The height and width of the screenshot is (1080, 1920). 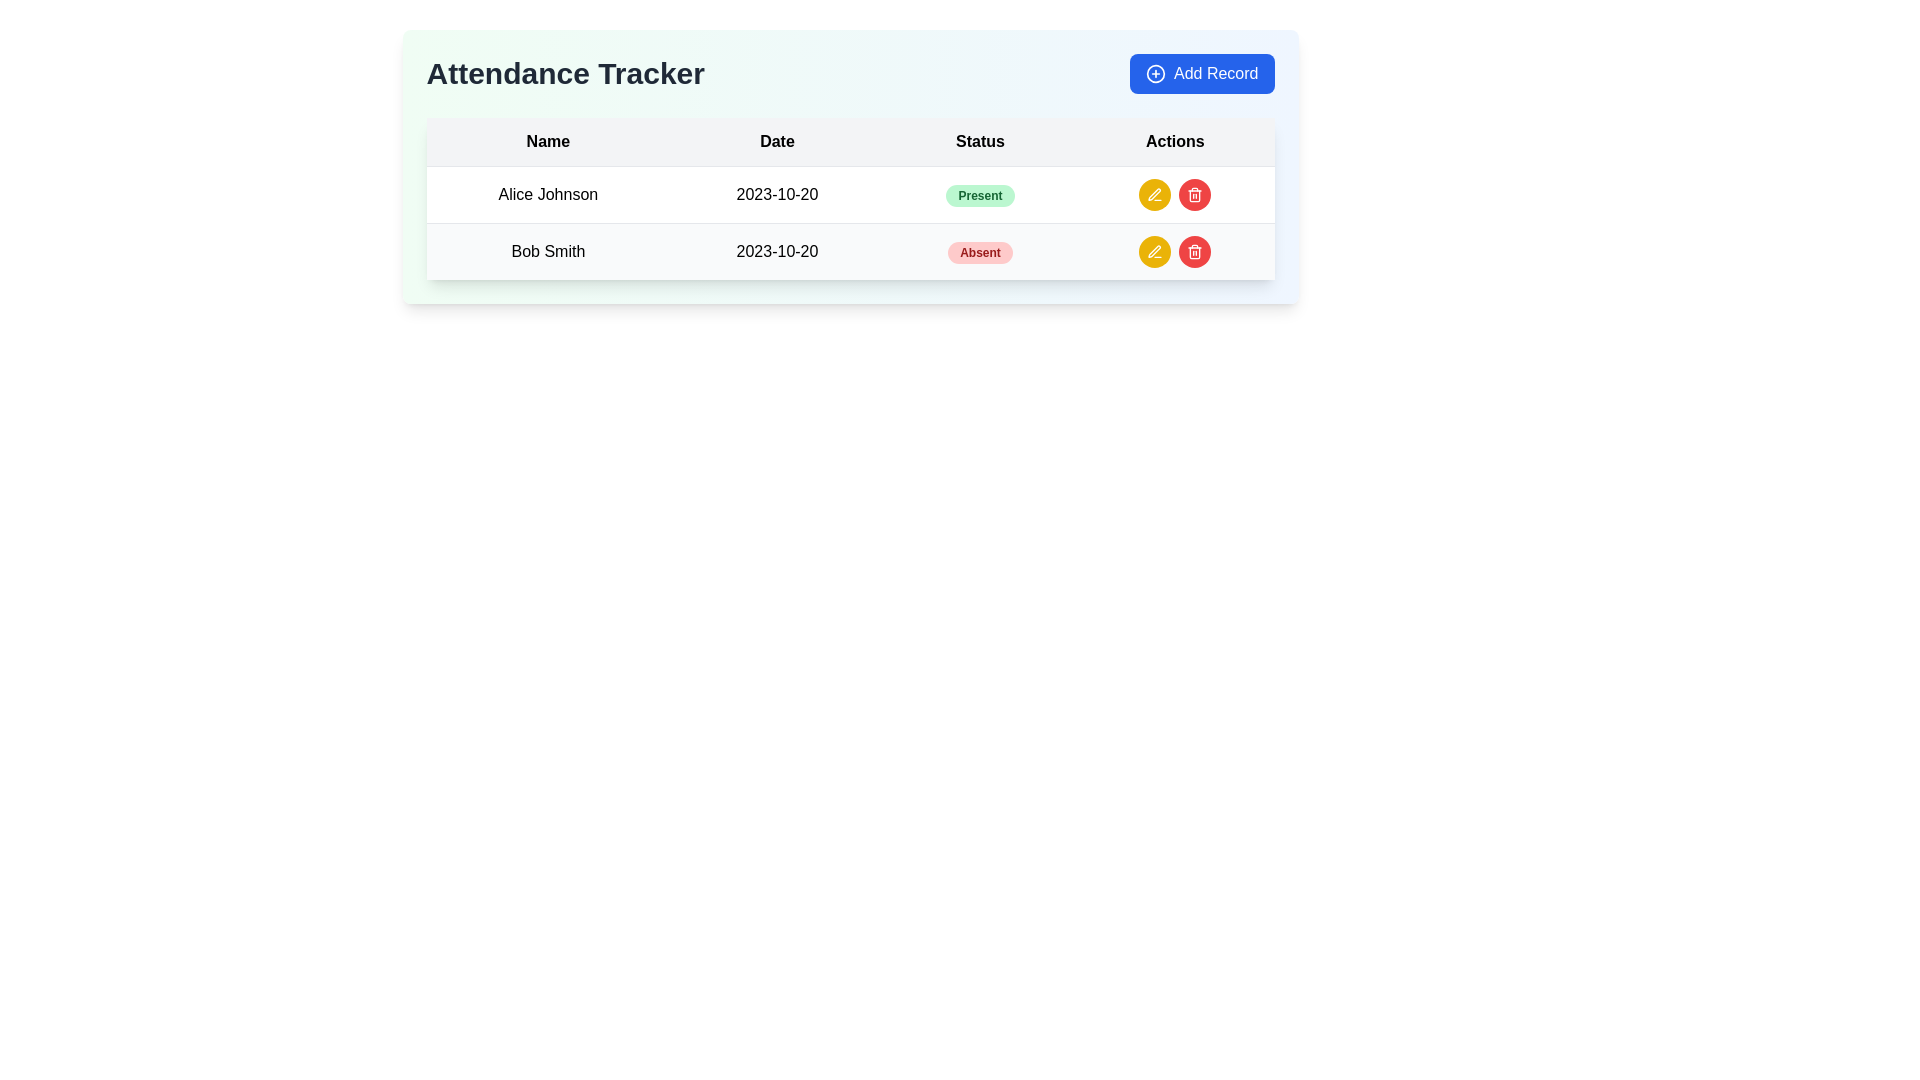 What do you see at coordinates (1195, 196) in the screenshot?
I see `the trash can icon in the 'Actions' column of the second row` at bounding box center [1195, 196].